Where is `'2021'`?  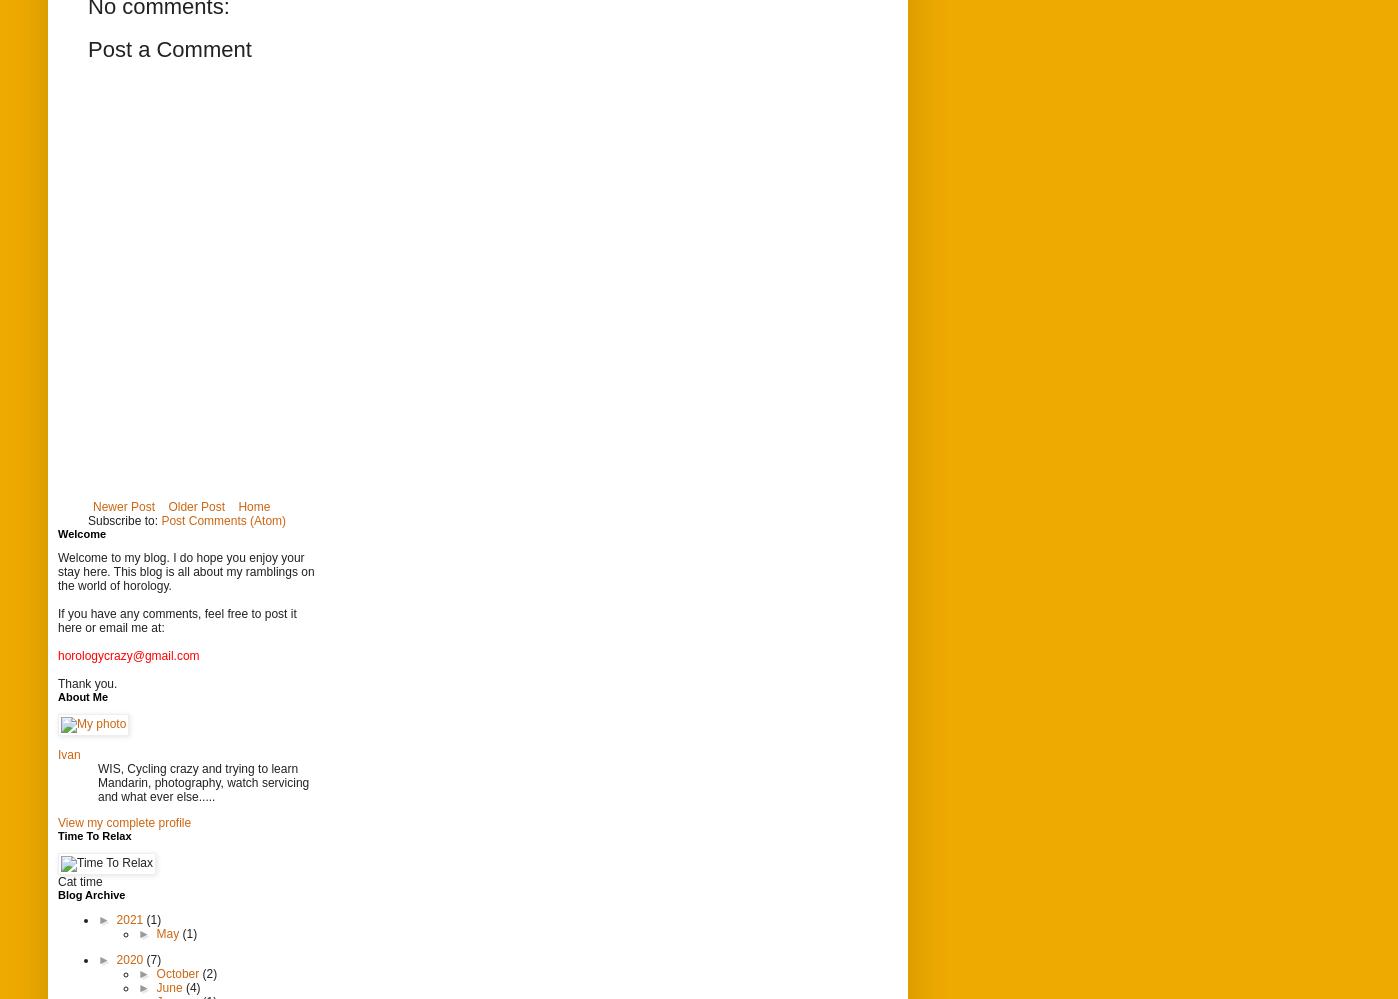 '2021' is located at coordinates (130, 918).